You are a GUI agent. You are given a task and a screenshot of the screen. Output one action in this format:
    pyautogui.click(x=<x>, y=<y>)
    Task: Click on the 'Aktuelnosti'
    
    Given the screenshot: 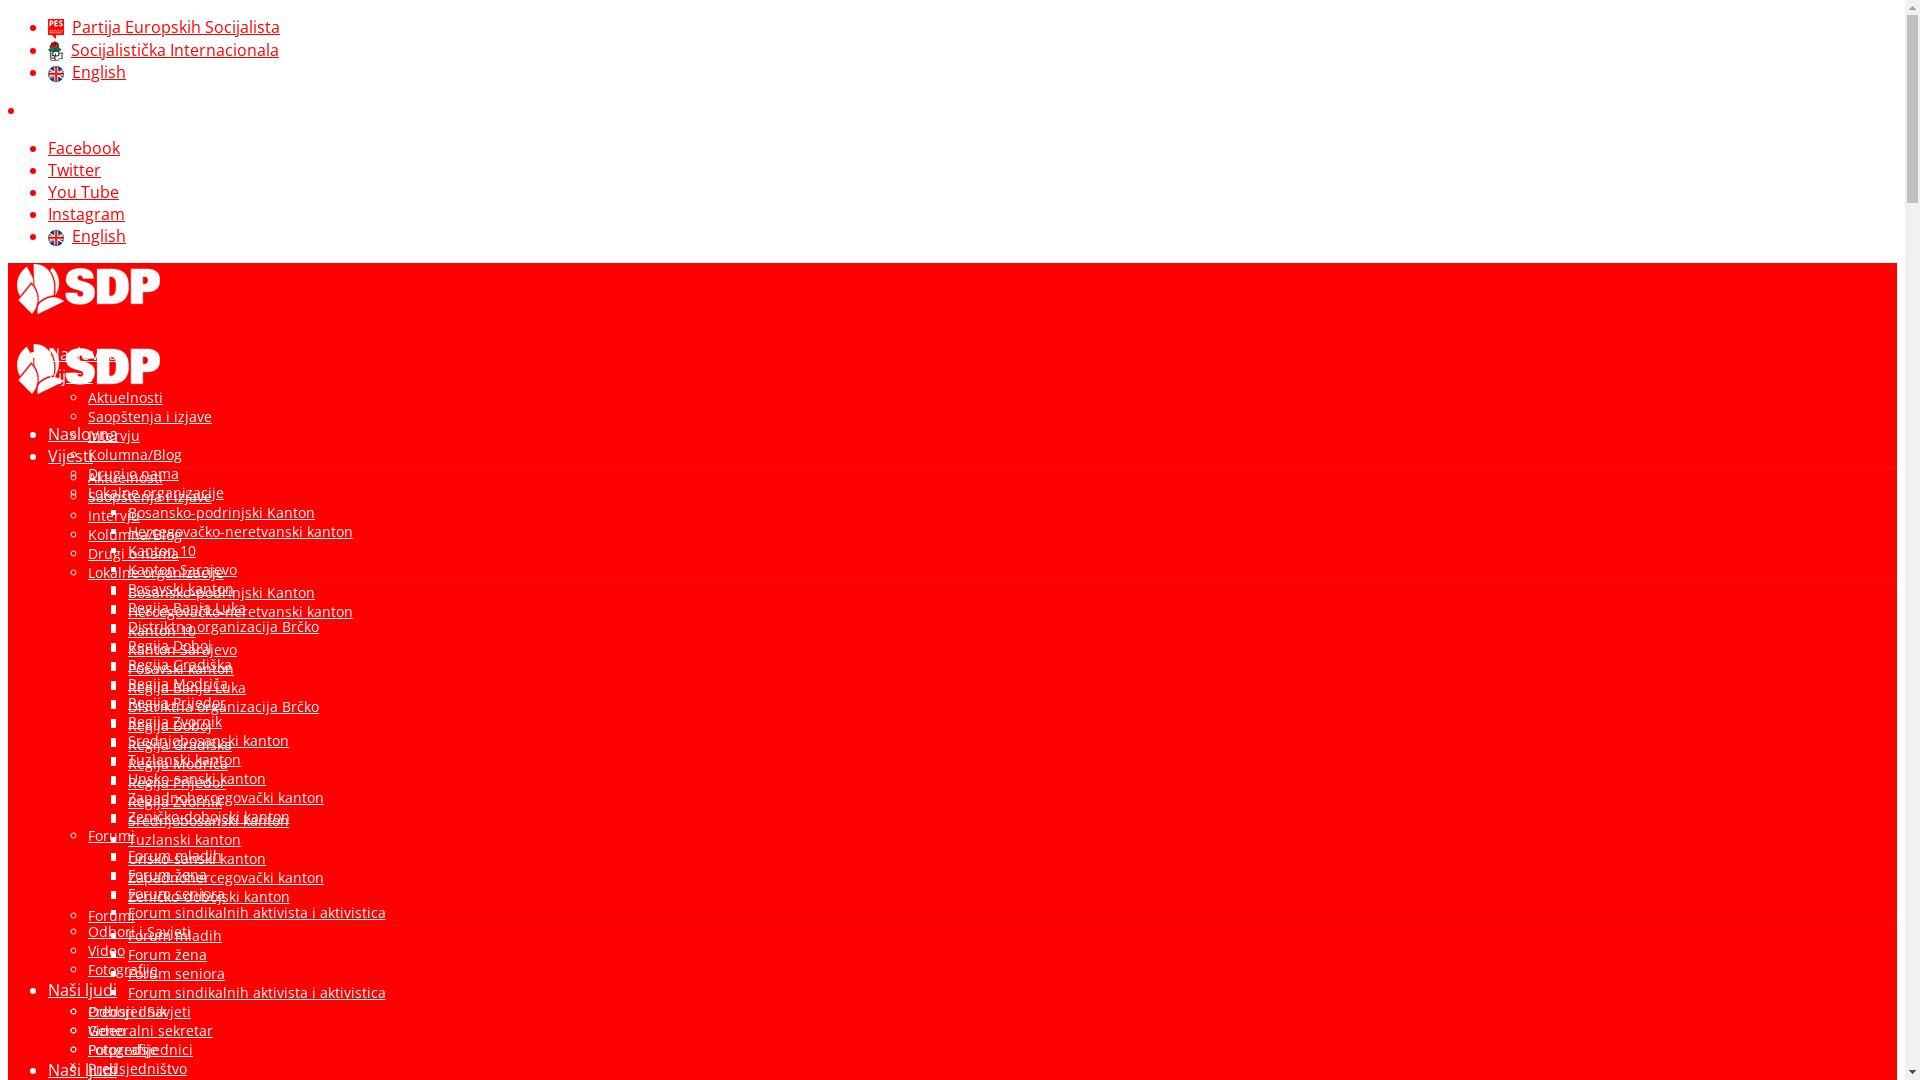 What is the action you would take?
    pyautogui.click(x=124, y=397)
    